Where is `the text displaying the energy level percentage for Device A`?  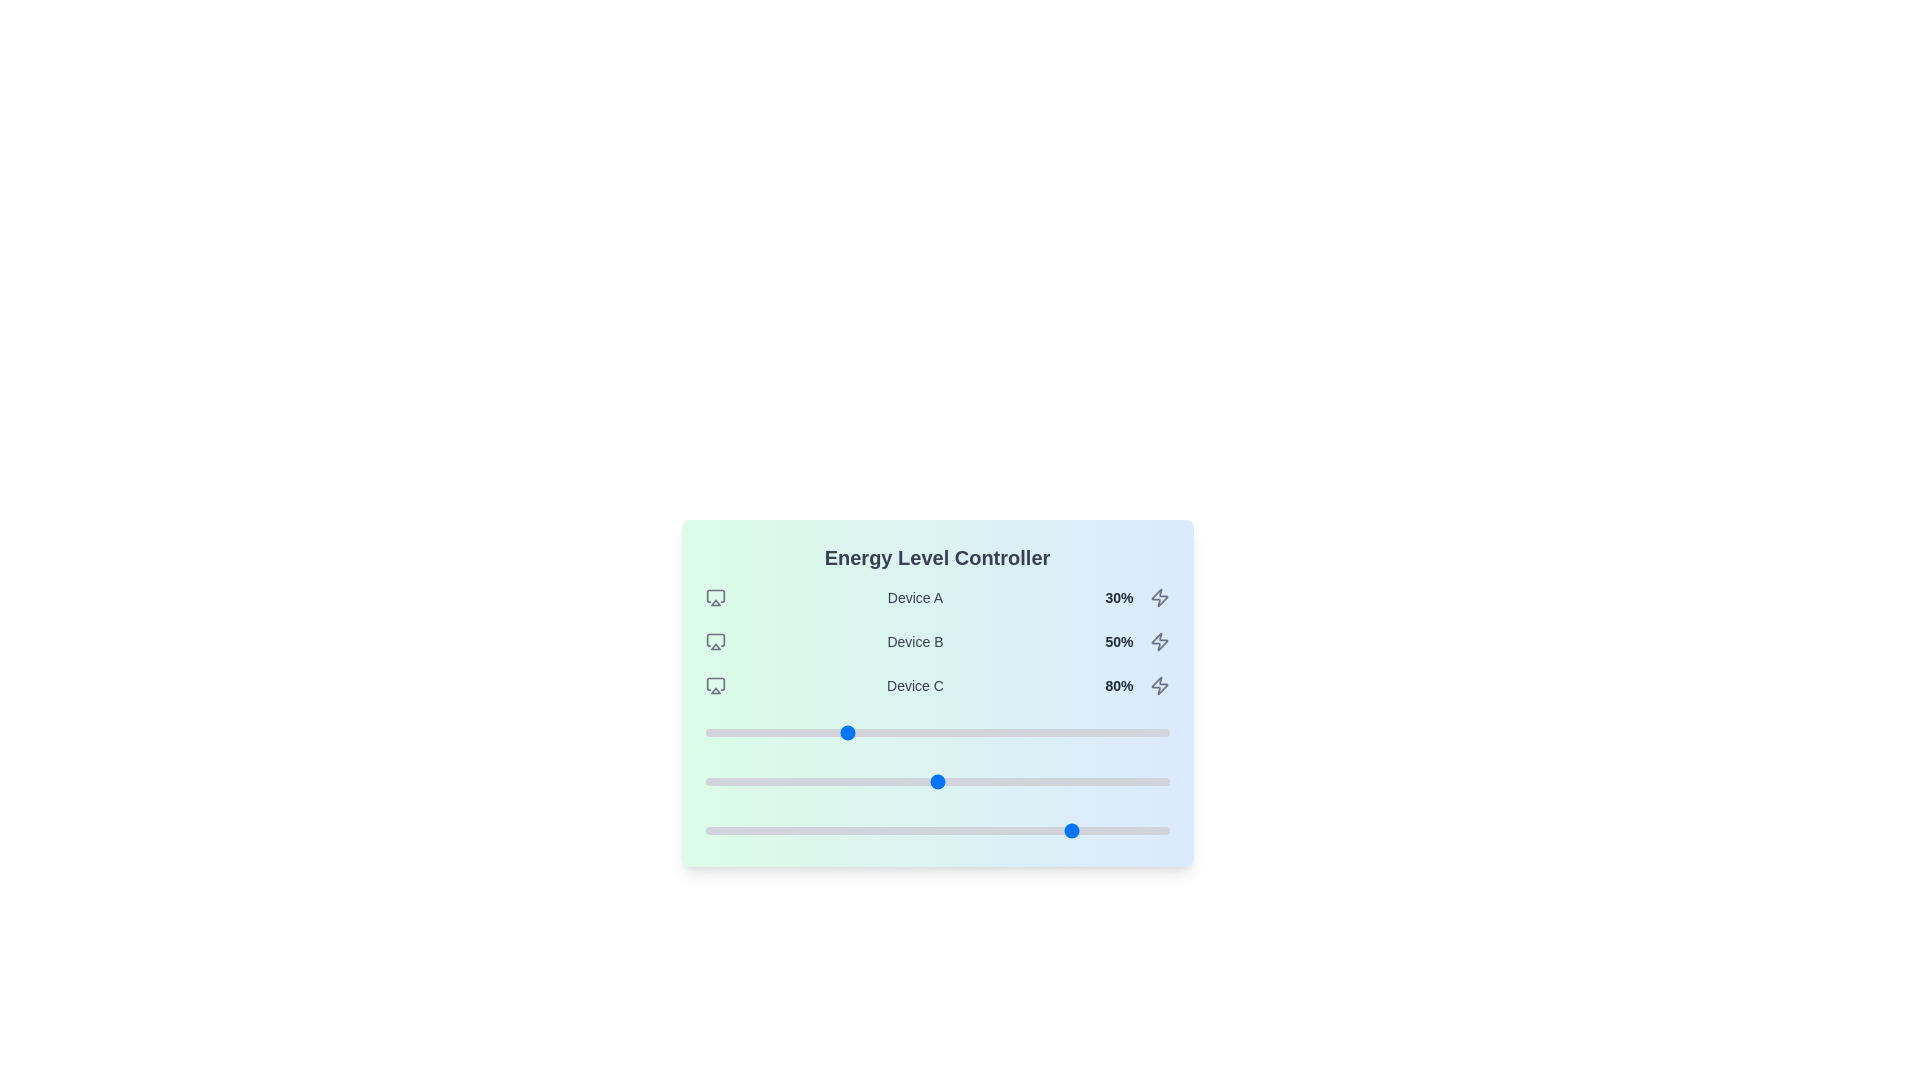
the text displaying the energy level percentage for Device A is located at coordinates (1118, 596).